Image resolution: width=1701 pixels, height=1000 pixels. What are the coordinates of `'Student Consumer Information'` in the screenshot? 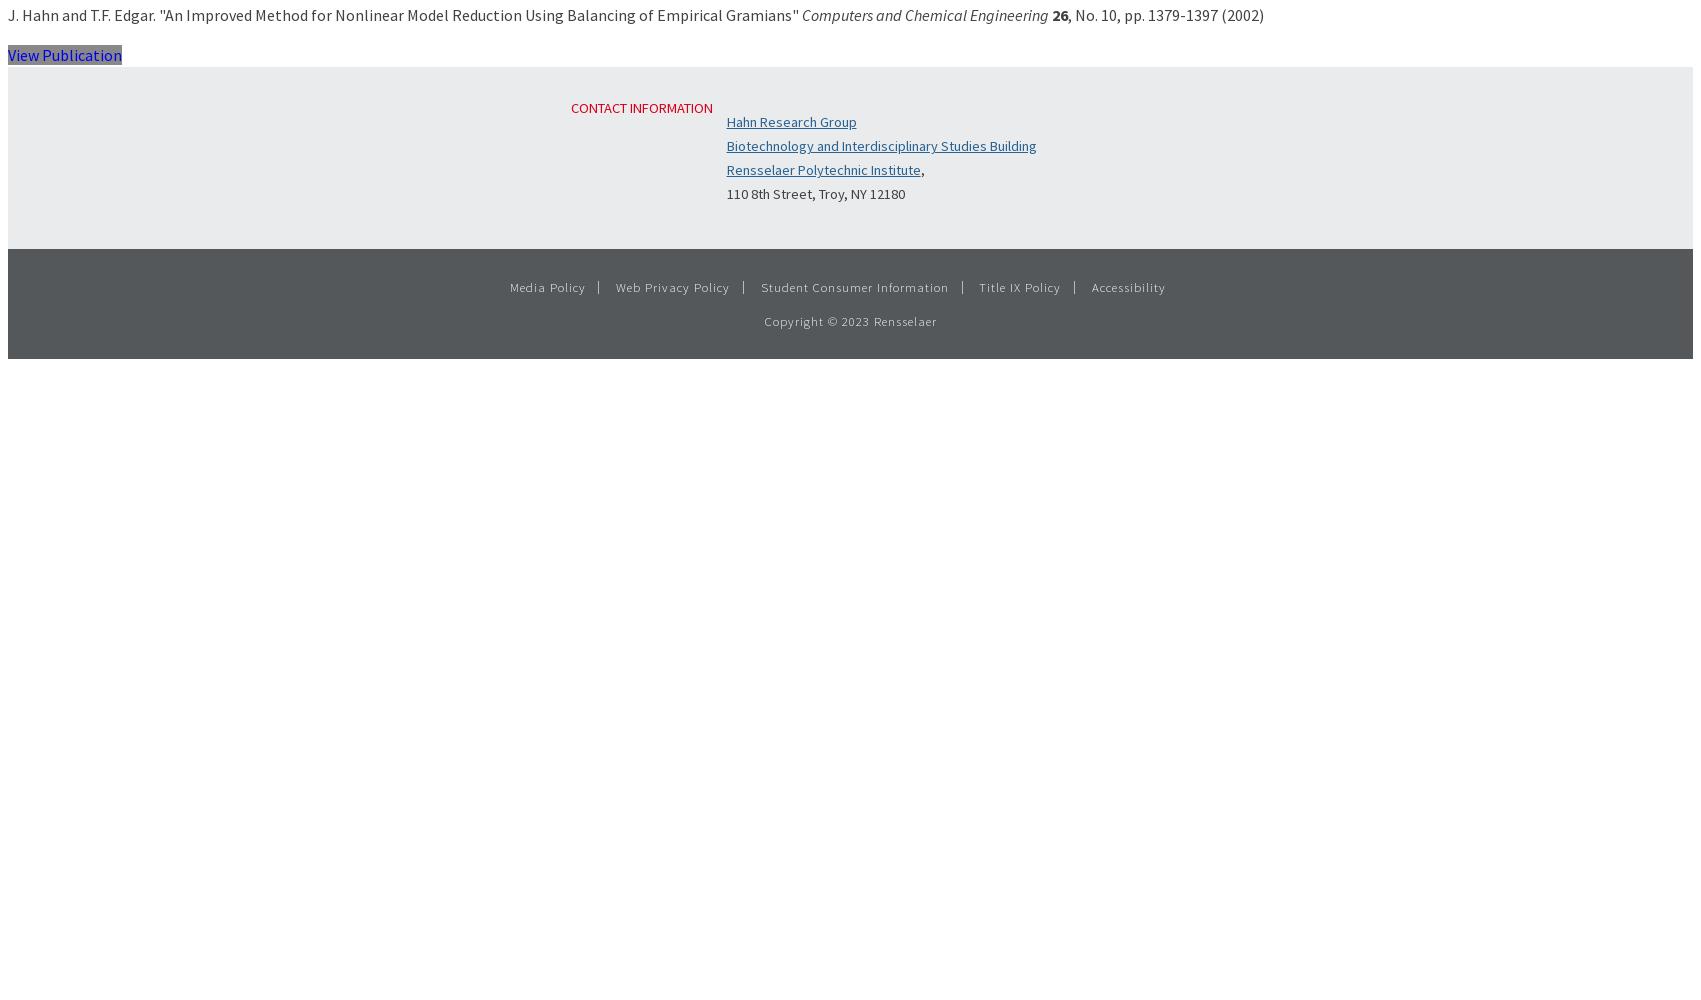 It's located at (760, 286).